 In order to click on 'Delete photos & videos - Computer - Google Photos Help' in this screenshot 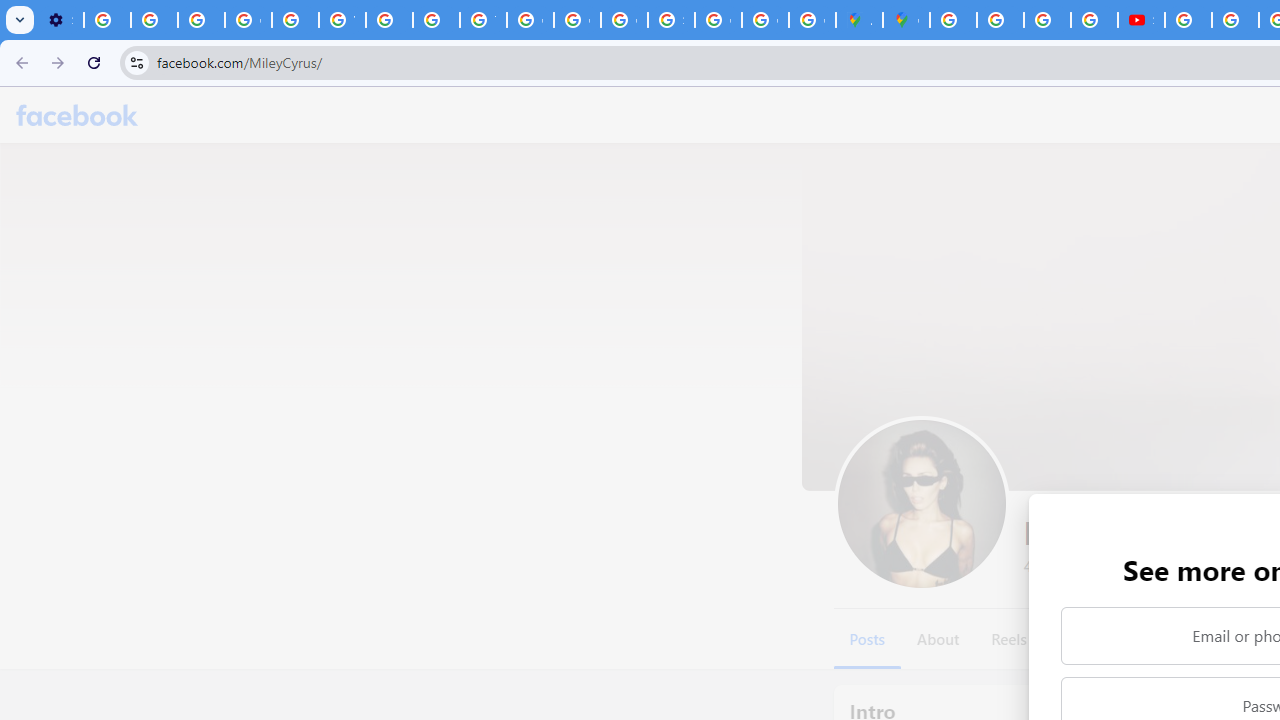, I will do `click(106, 20)`.